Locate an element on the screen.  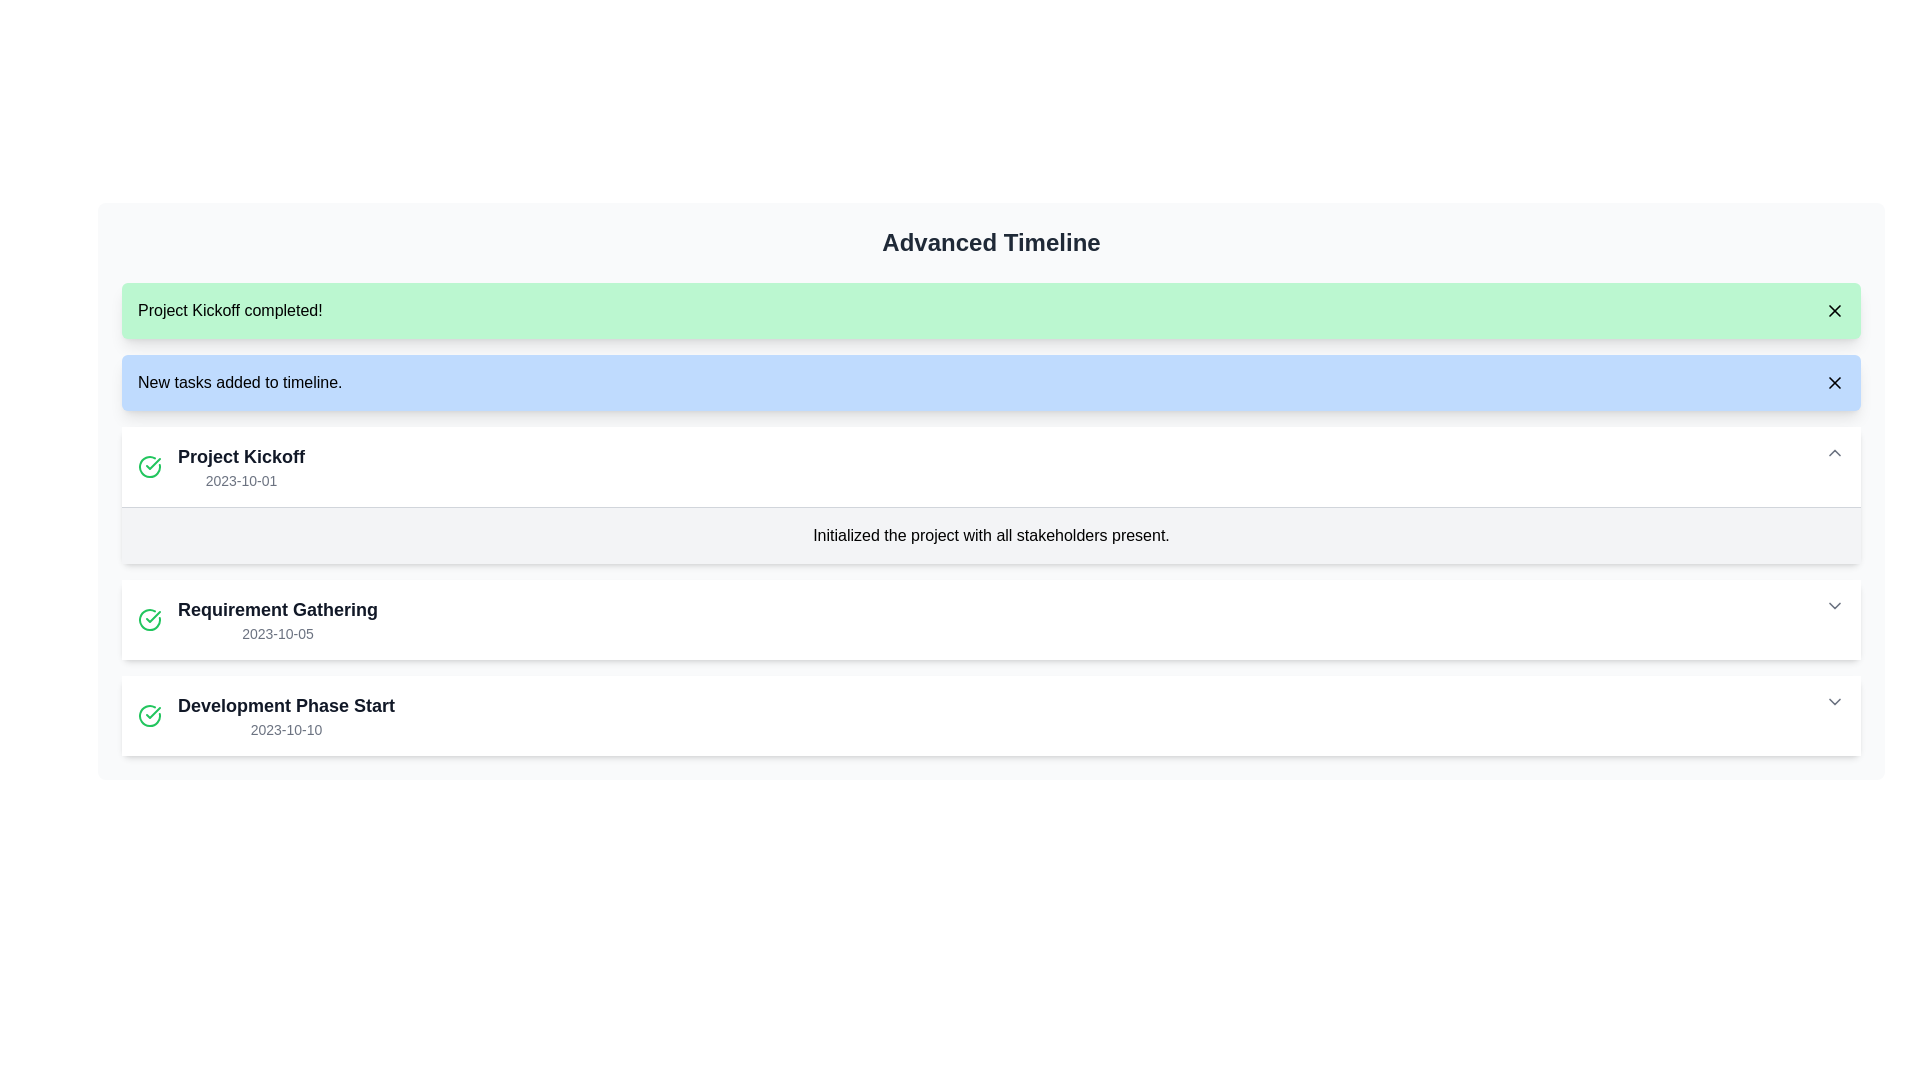
the small cross-shaped icon with a diagonal design on a blue background located at the far right of the blue notification bar in the timeline section is located at coordinates (1834, 382).